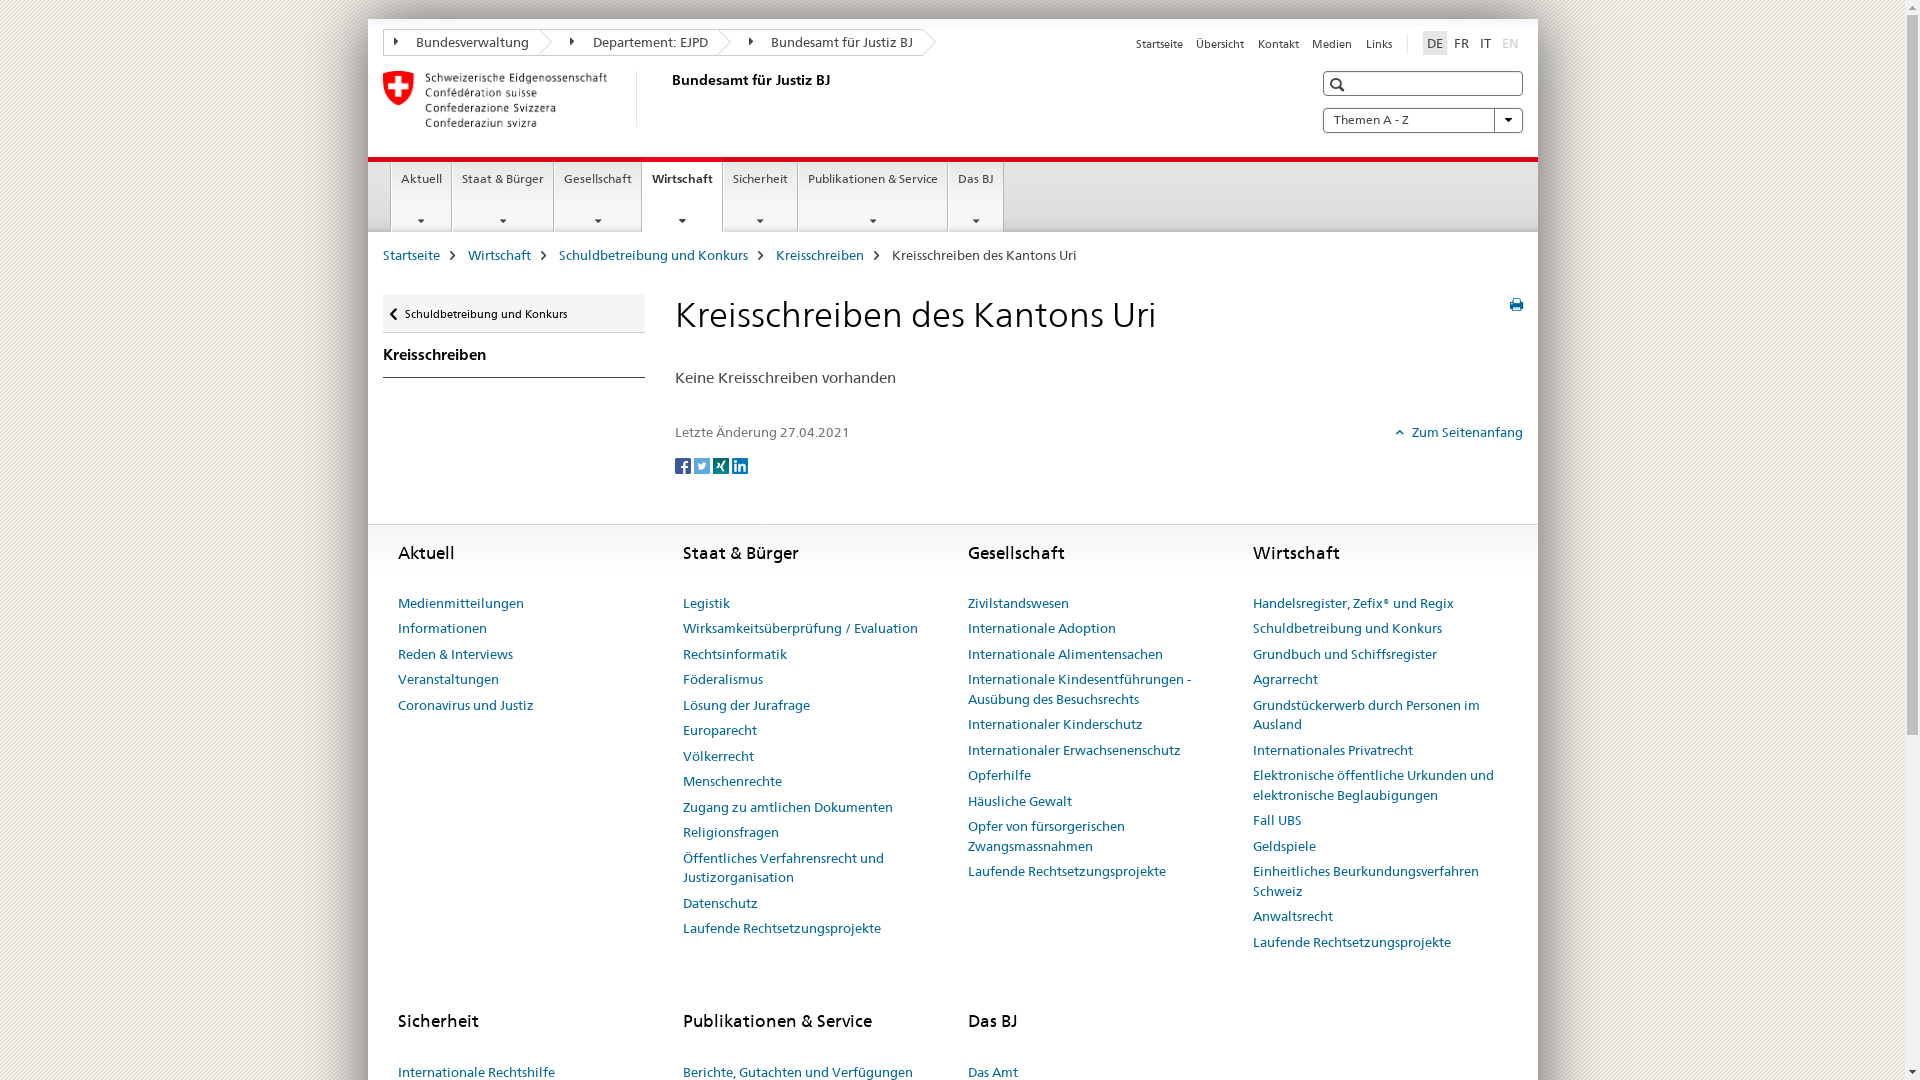 The width and height of the screenshot is (1920, 1080). I want to click on 'Wirtschaft, so click(682, 194).